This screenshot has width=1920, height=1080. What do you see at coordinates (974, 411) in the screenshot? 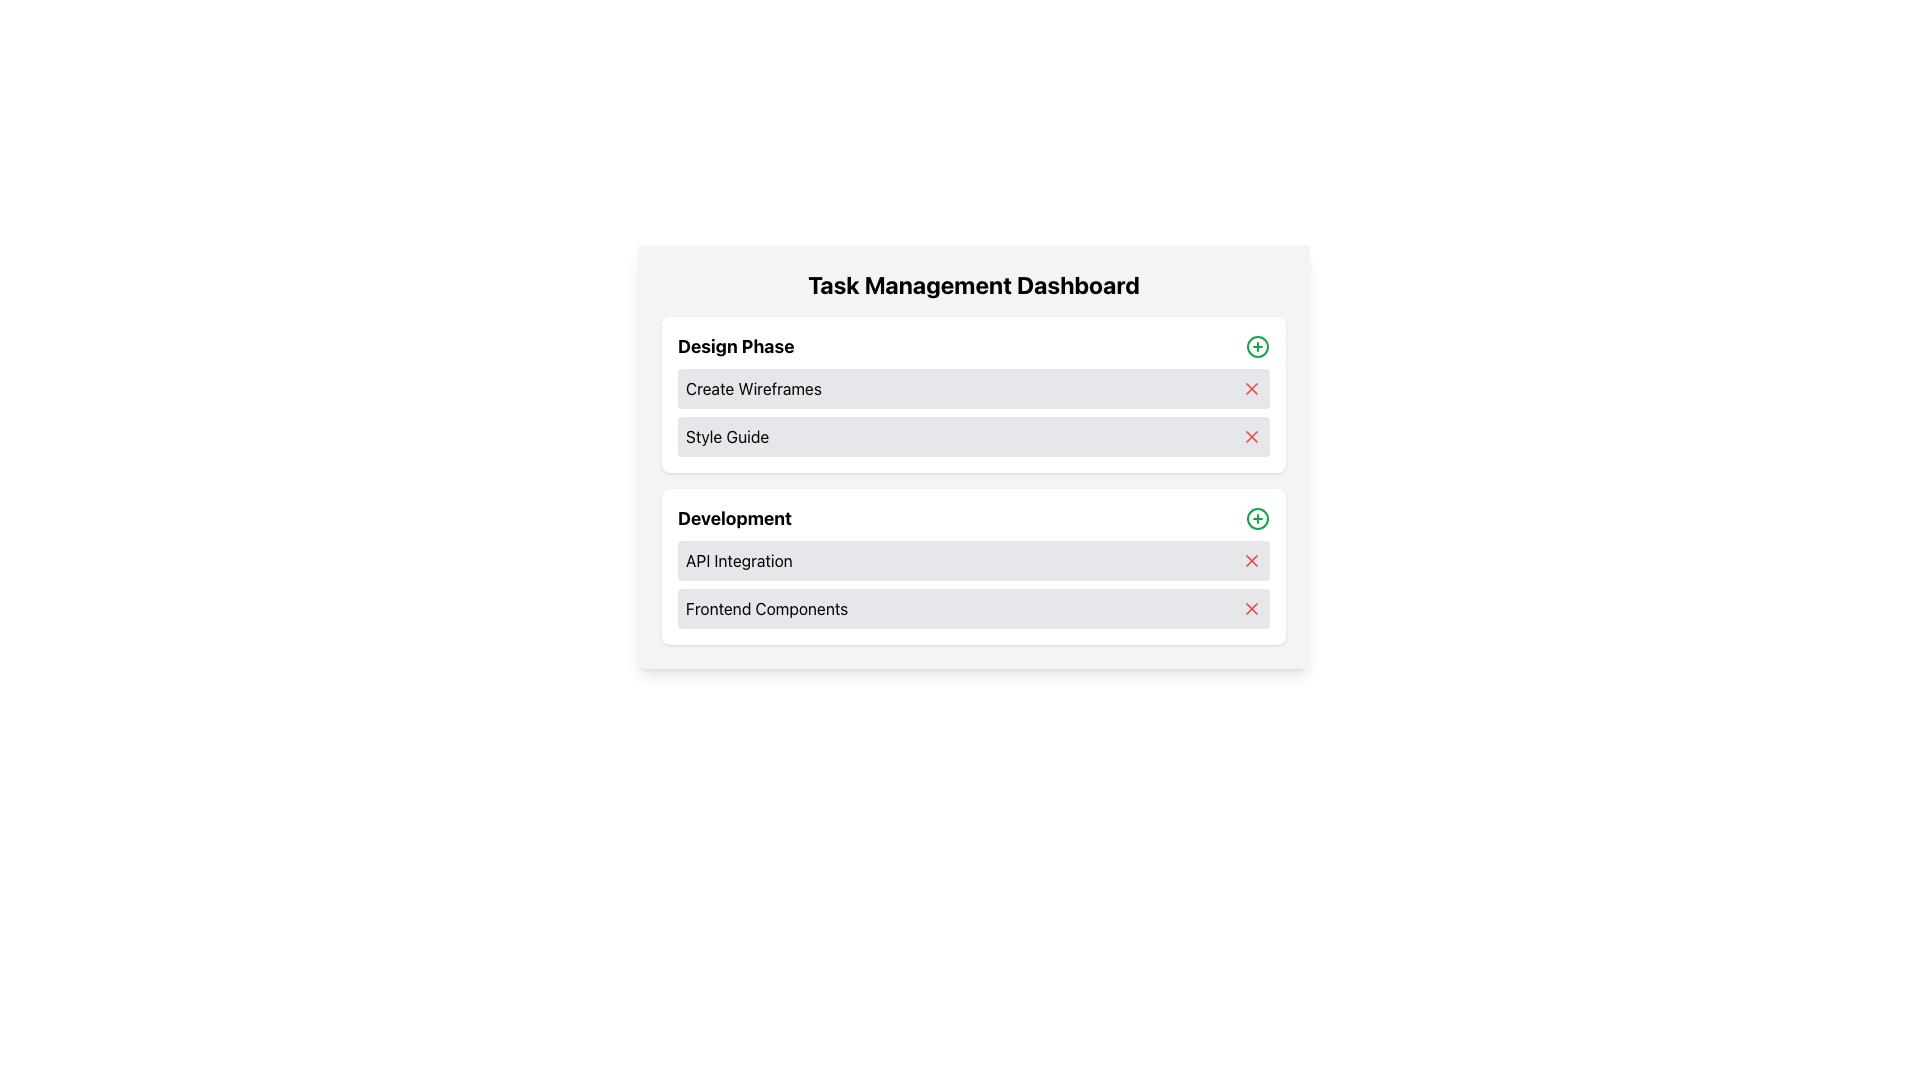
I see `the grouped list of actionable items for reordering, located in the 'Design Phase' section, which contains 'Create Wireframes' and 'Style Guide' tasks` at bounding box center [974, 411].